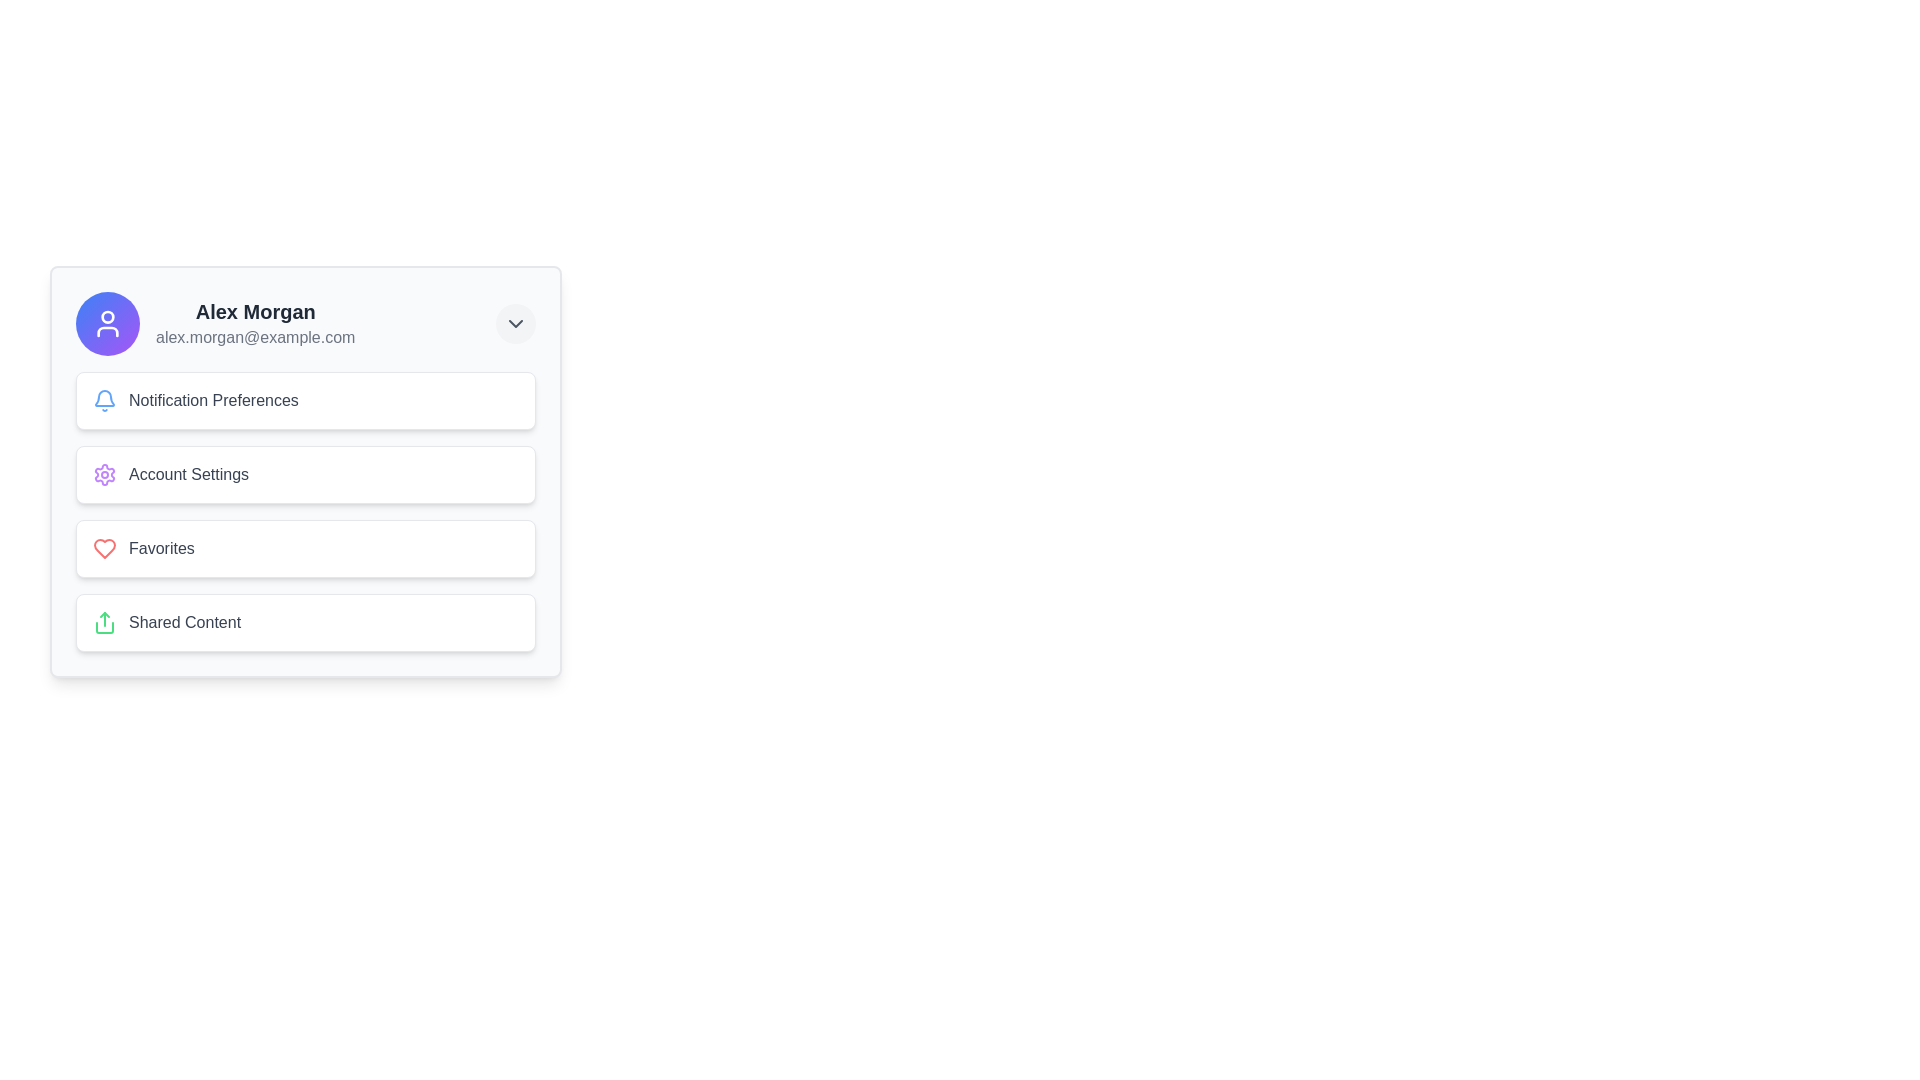  Describe the element at coordinates (107, 315) in the screenshot. I see `the SVG Circle representing the user's avatar icon, which is located at the top-center position of the purple rounded square` at that location.